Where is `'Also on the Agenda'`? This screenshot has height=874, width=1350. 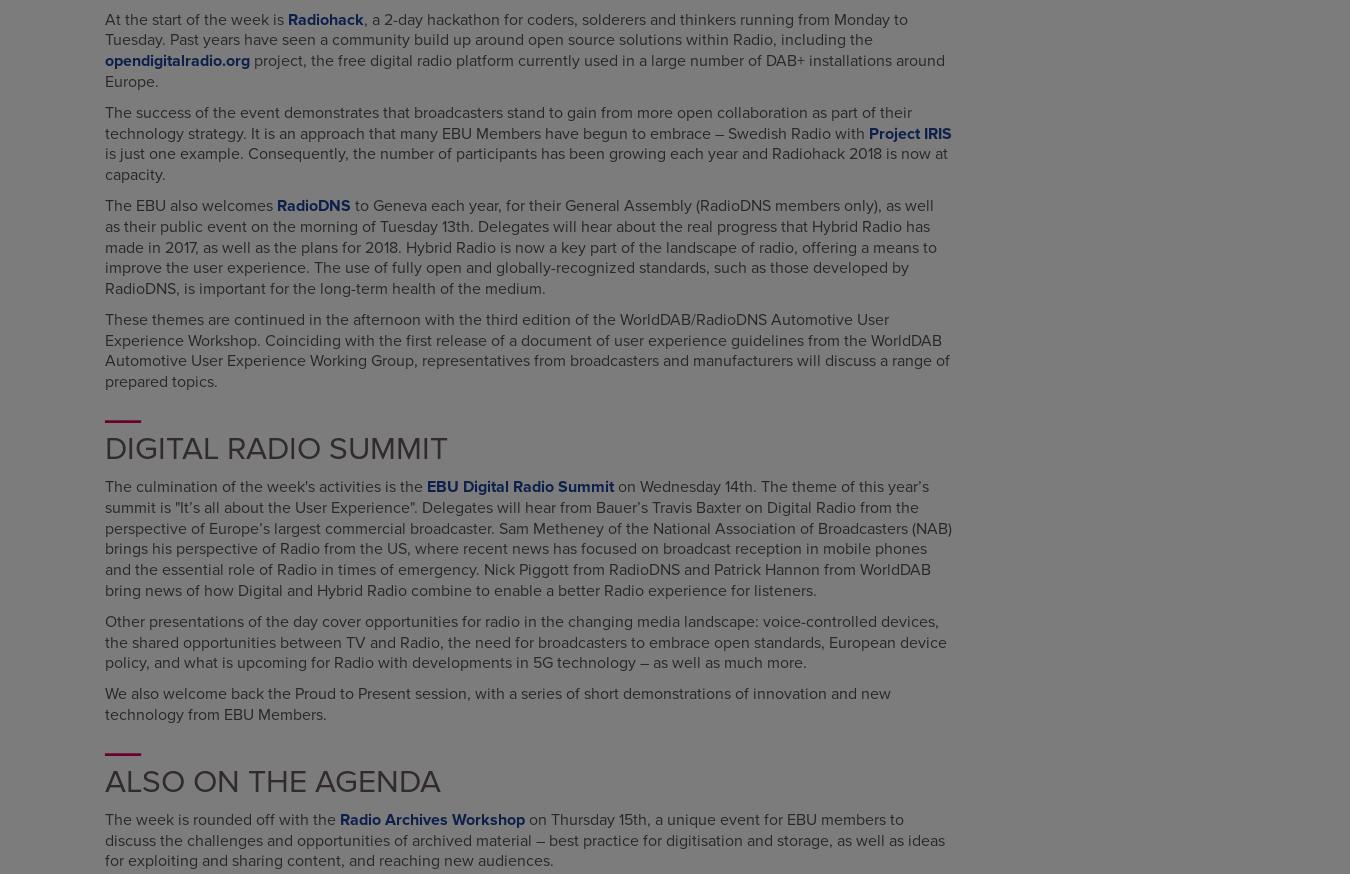
'Also on the Agenda' is located at coordinates (271, 780).